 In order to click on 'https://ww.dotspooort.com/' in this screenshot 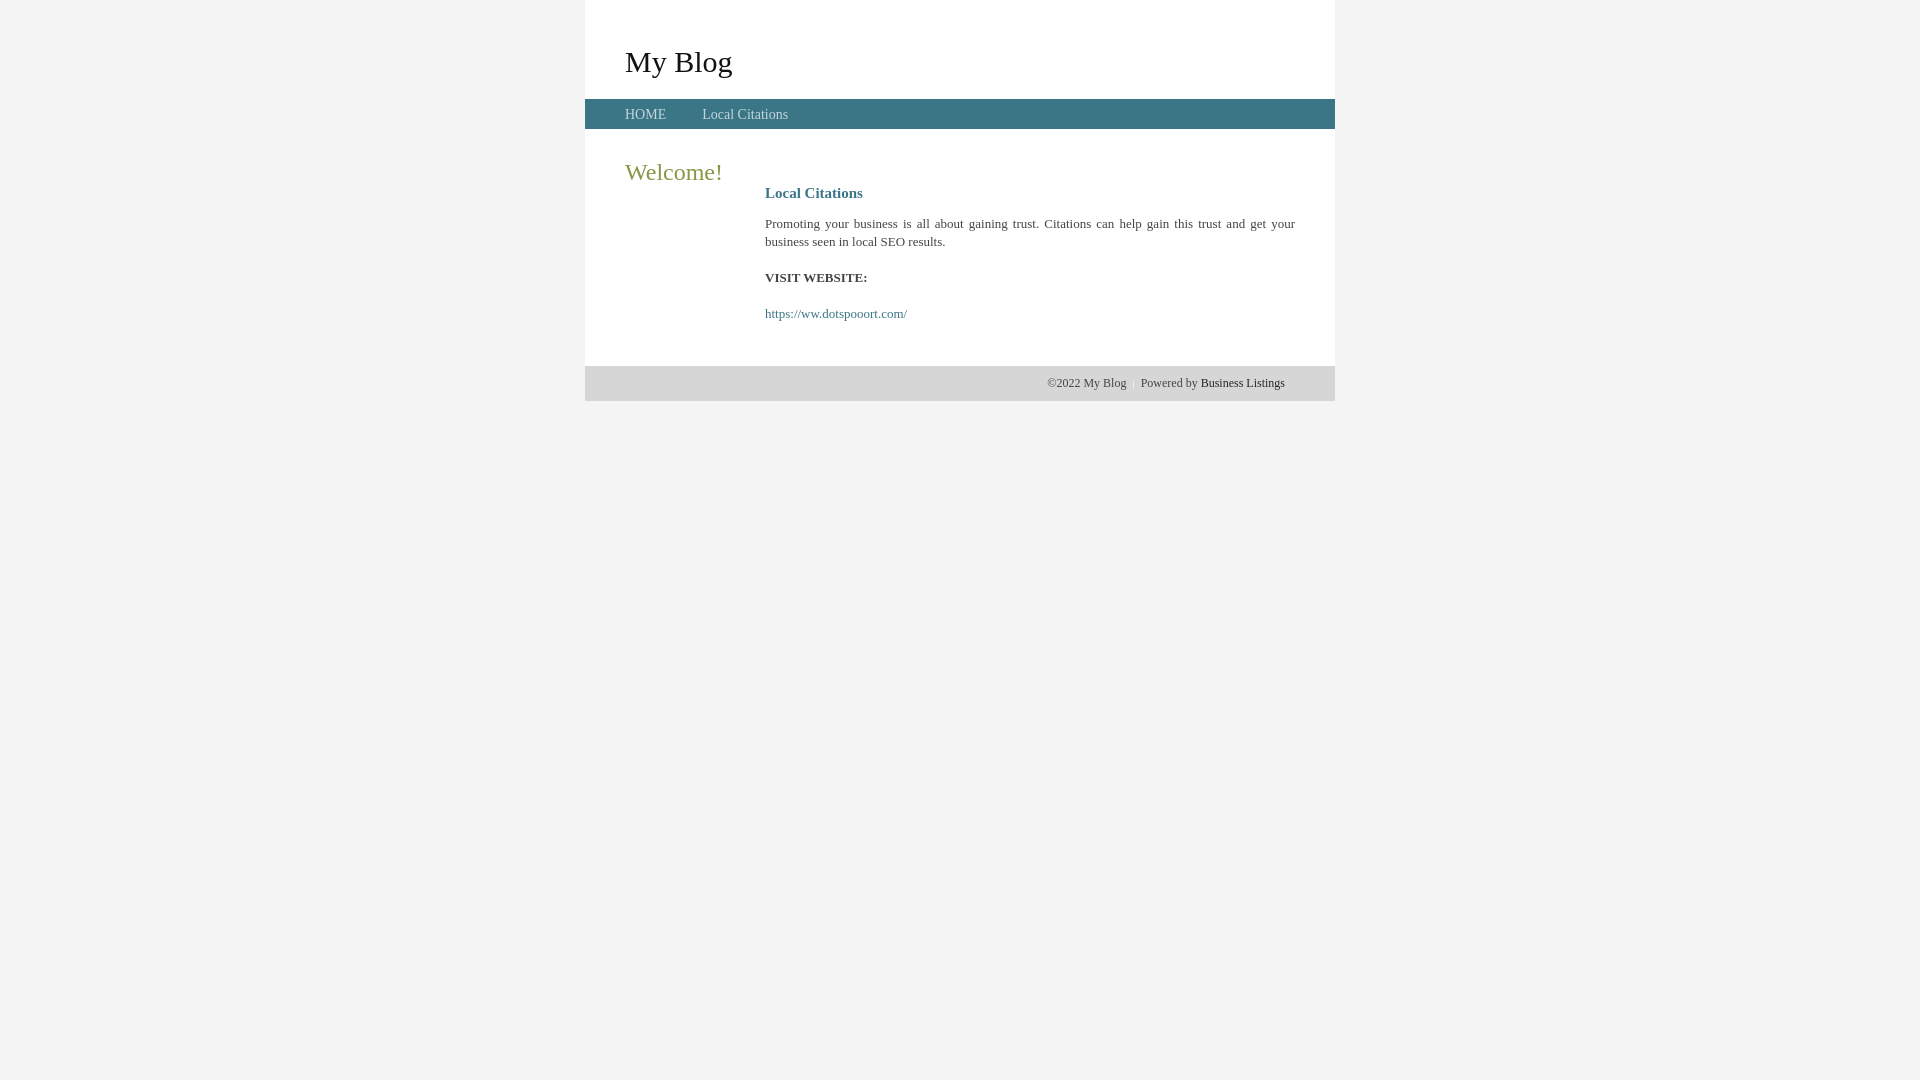, I will do `click(835, 313)`.